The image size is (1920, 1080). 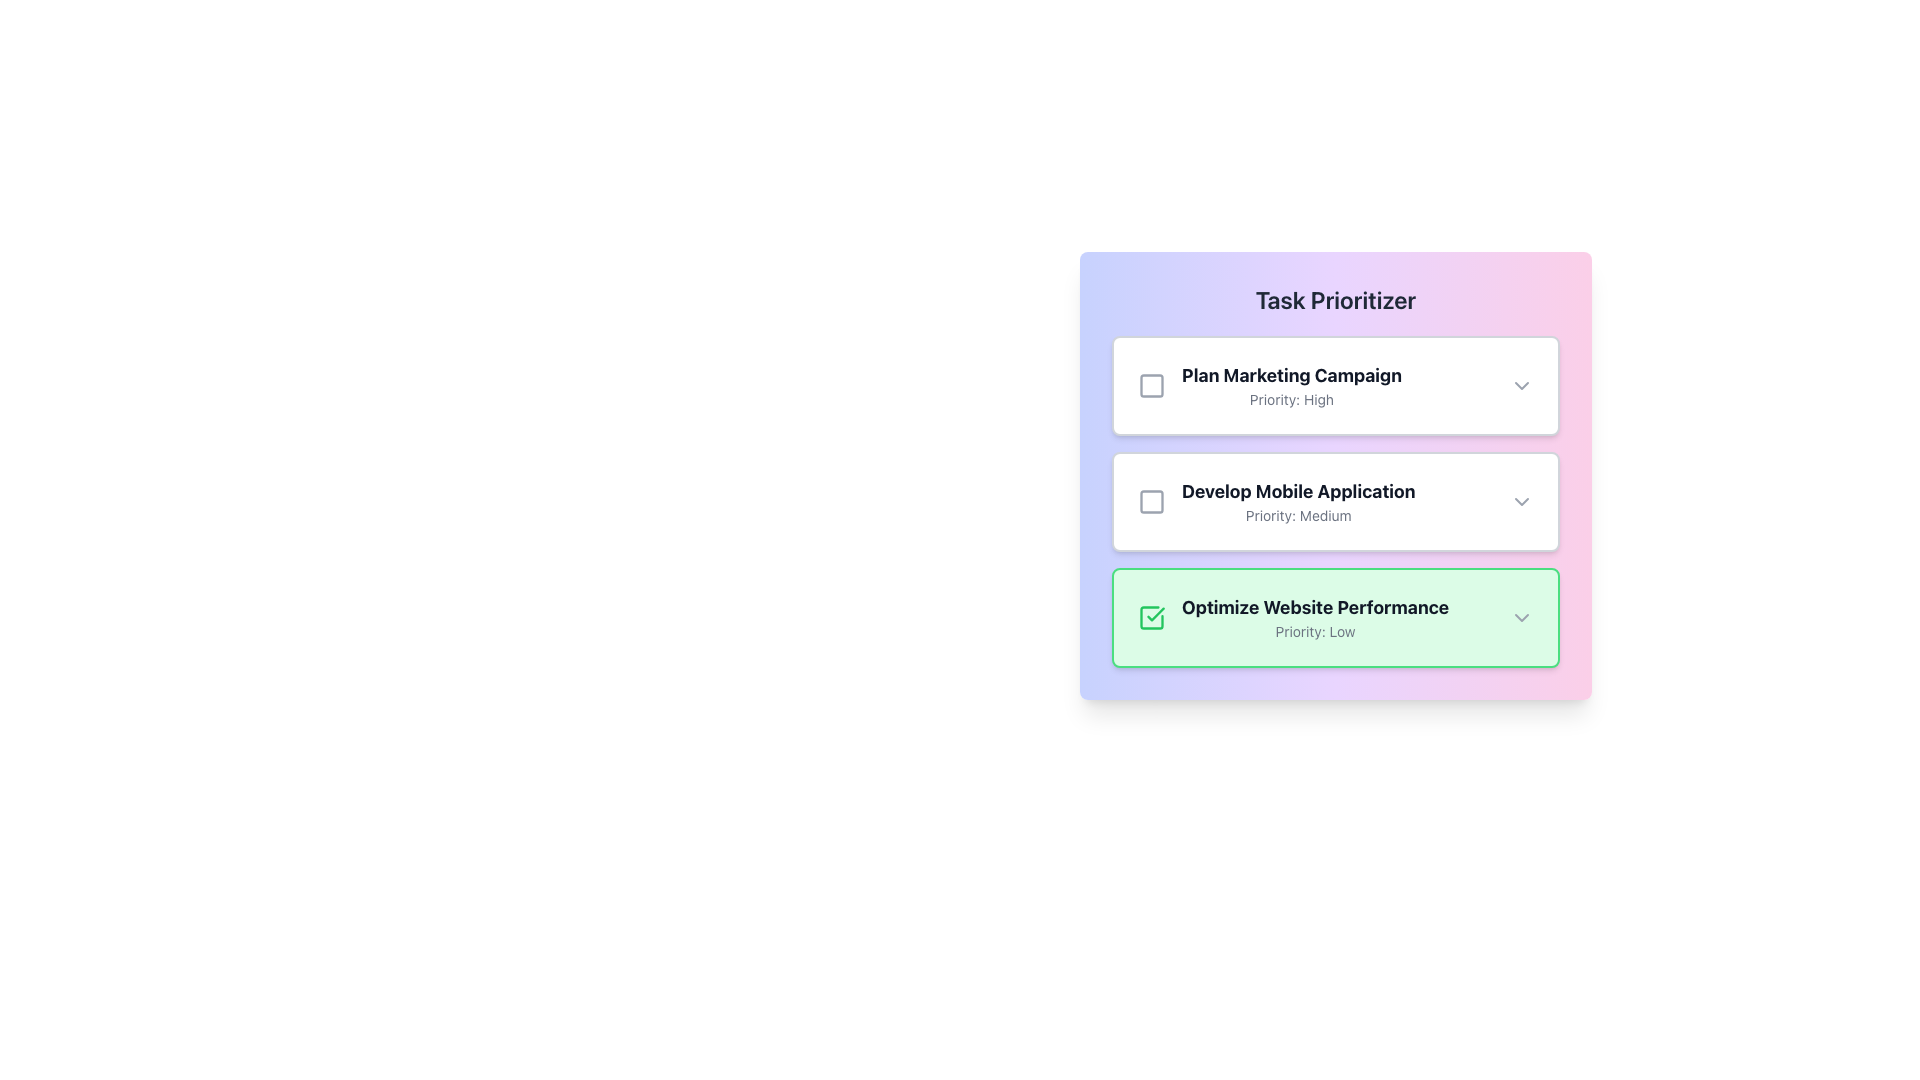 What do you see at coordinates (1291, 385) in the screenshot?
I see `the text element that reads 'Plan Marketing Campaign' in bold within the uppermost task card to interact with the task` at bounding box center [1291, 385].